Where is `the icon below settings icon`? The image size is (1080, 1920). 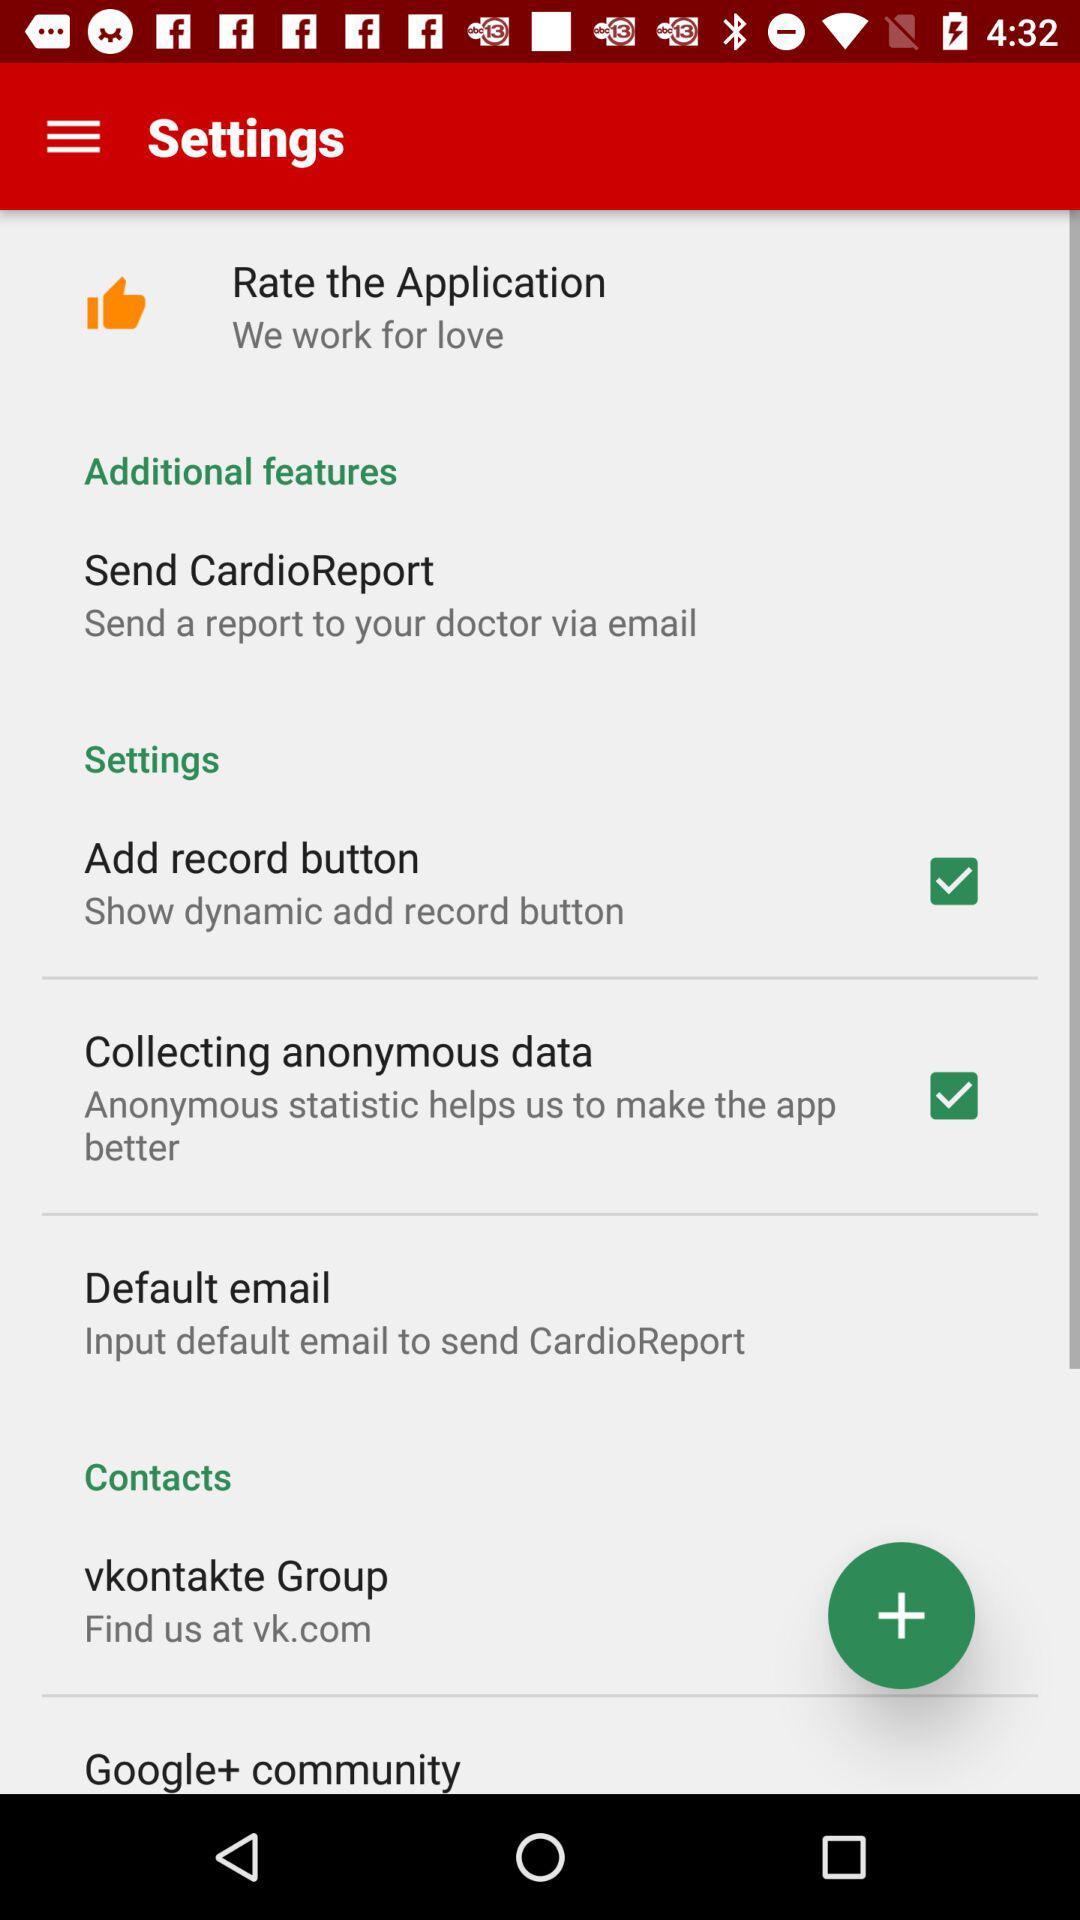
the icon below settings icon is located at coordinates (418, 279).